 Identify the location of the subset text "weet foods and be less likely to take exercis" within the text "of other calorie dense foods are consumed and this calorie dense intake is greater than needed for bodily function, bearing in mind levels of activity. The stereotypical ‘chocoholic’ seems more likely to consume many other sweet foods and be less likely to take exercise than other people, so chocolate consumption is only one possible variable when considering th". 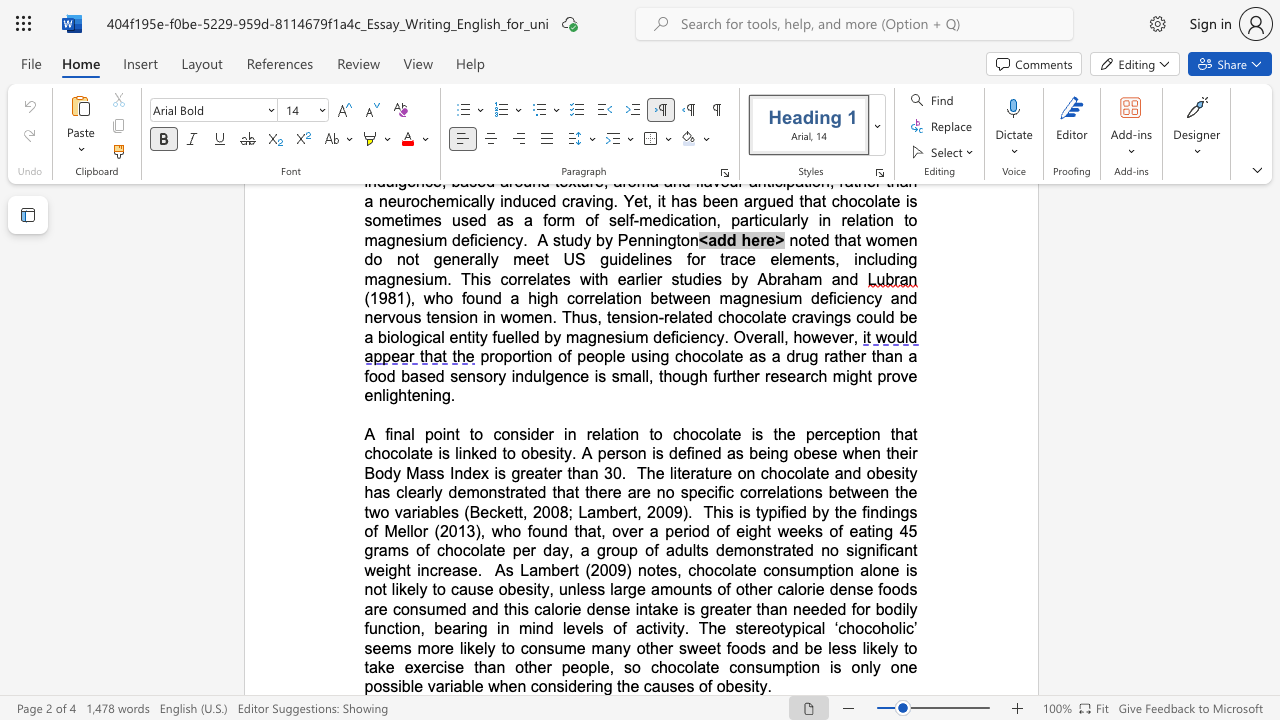
(687, 648).